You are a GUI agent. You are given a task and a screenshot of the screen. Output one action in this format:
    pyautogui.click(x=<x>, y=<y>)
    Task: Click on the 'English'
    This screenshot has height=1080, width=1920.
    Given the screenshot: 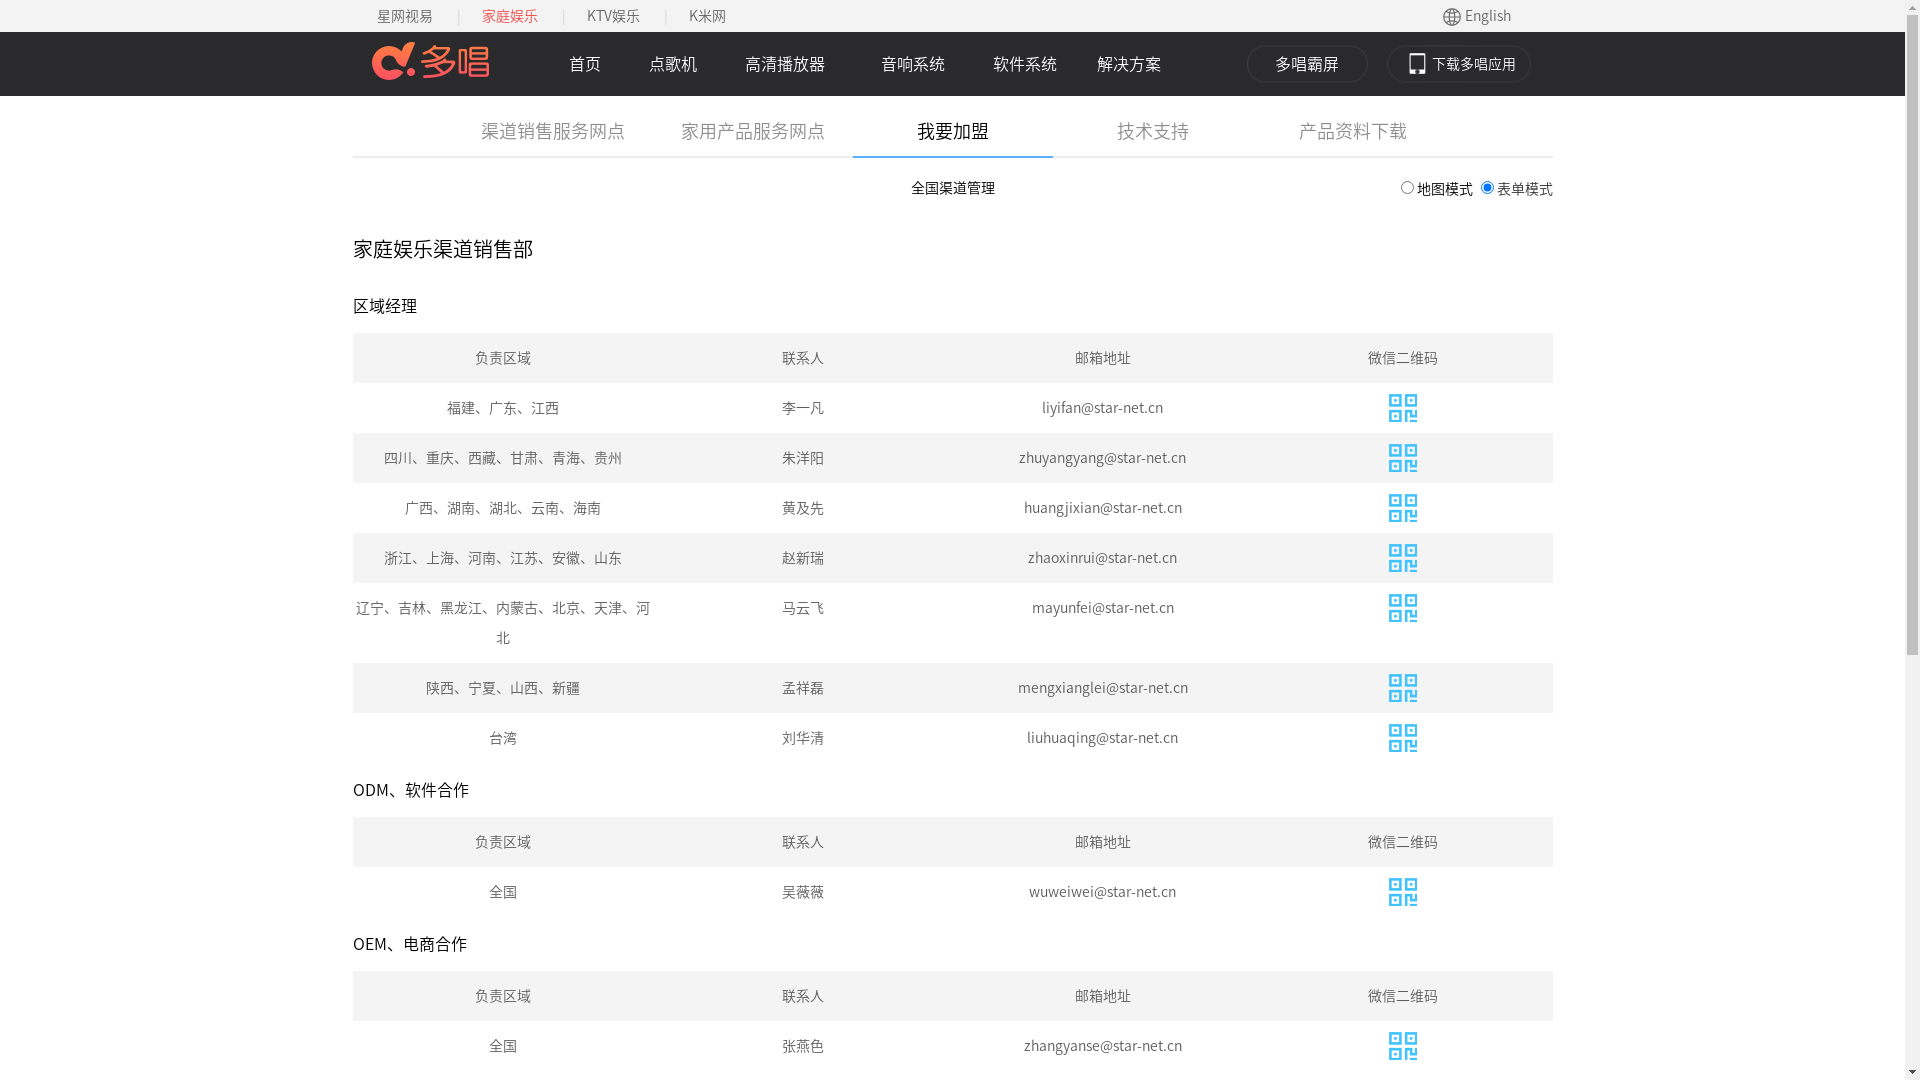 What is the action you would take?
    pyautogui.click(x=1487, y=15)
    